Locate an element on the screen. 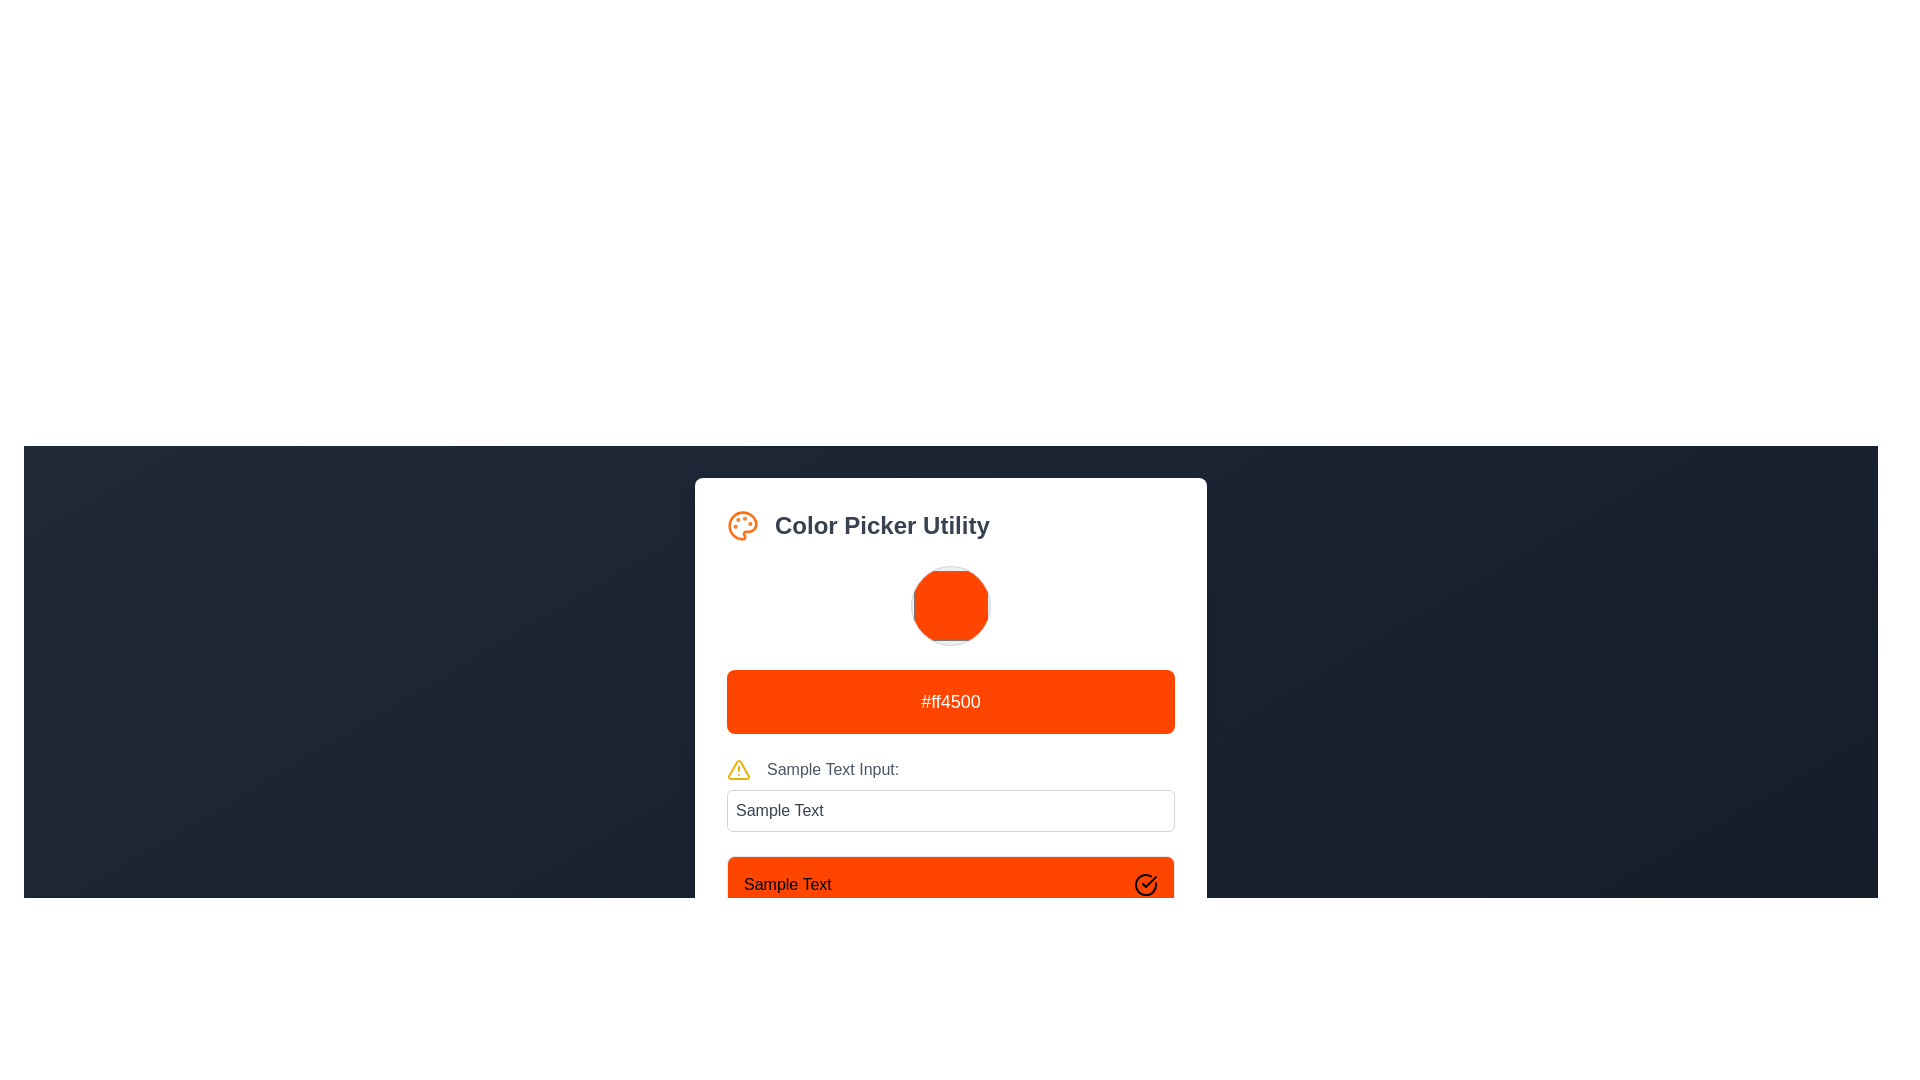  the color picker SVG icon located to the immediate left of the 'Color Picker Utility' text, which serves as a visual representation of the color picker feature is located at coordinates (742, 524).